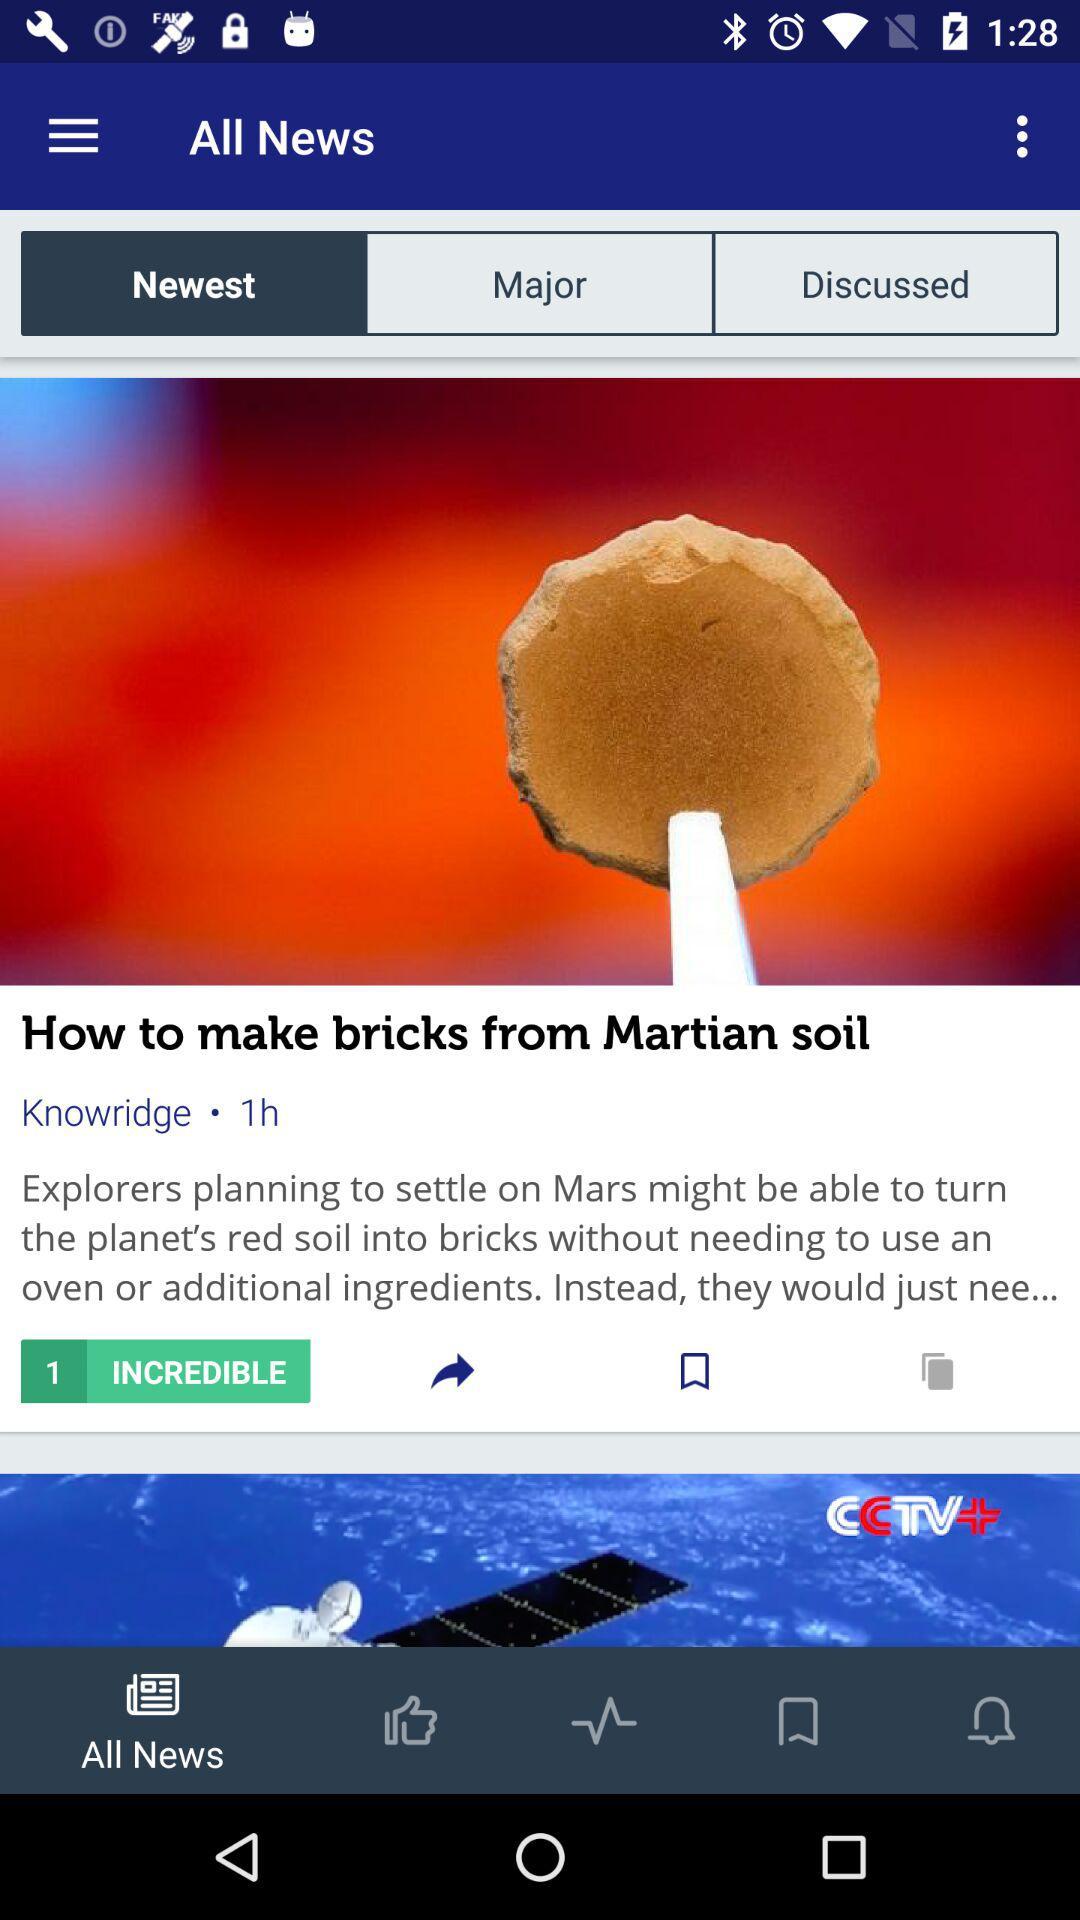 The height and width of the screenshot is (1920, 1080). I want to click on the item next to the major item, so click(193, 282).